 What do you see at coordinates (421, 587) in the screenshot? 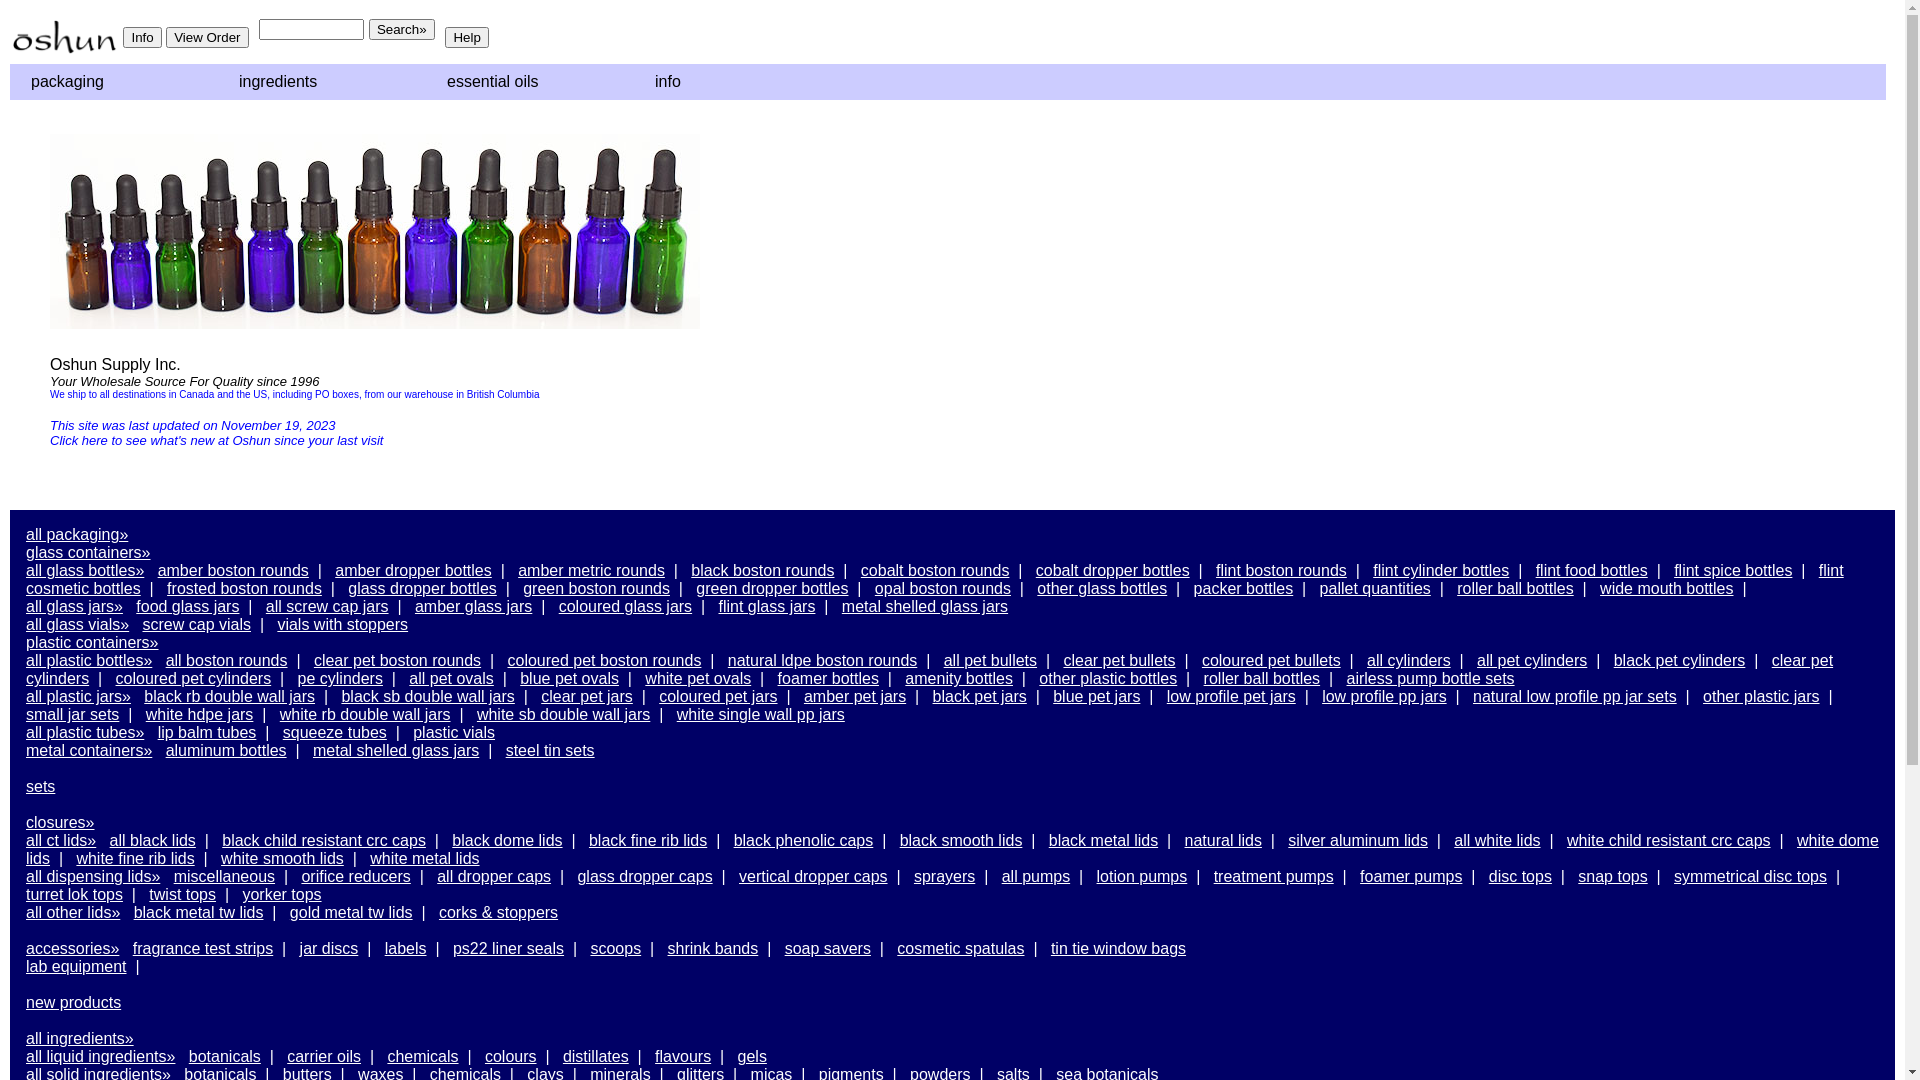
I see `'glass dropper bottles'` at bounding box center [421, 587].